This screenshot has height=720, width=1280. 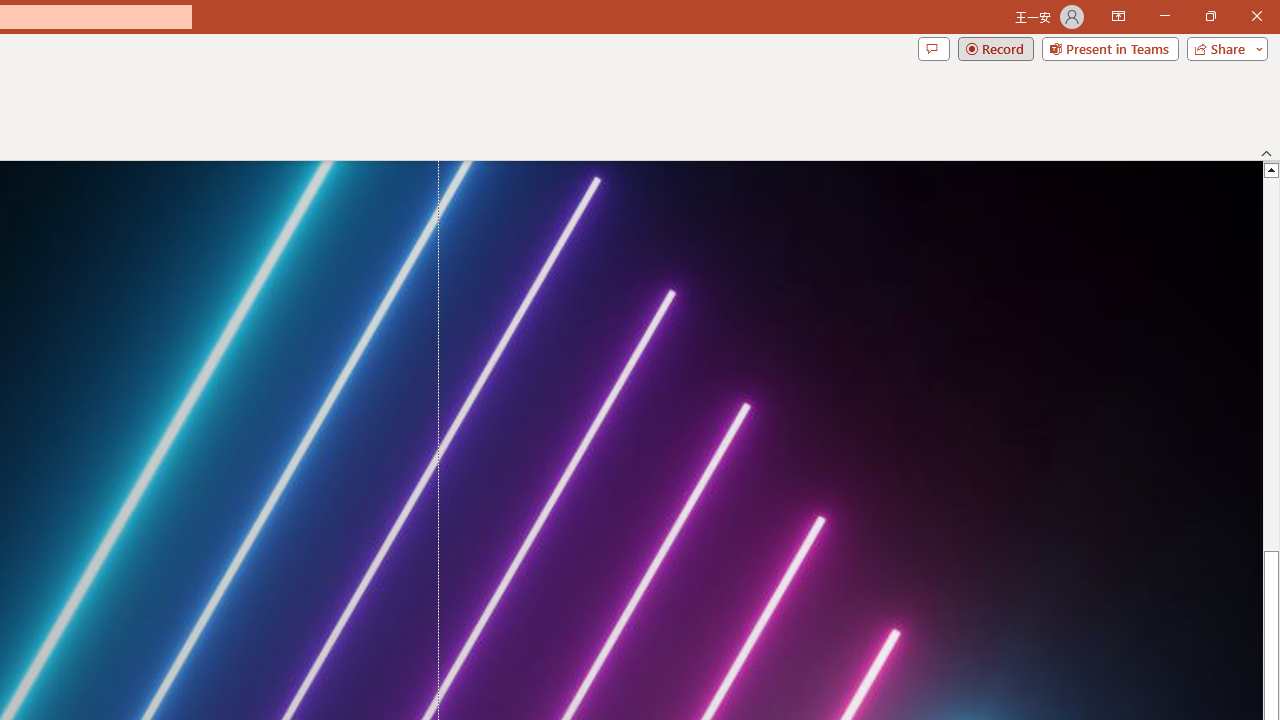 I want to click on 'Restore Down', so click(x=1209, y=16).